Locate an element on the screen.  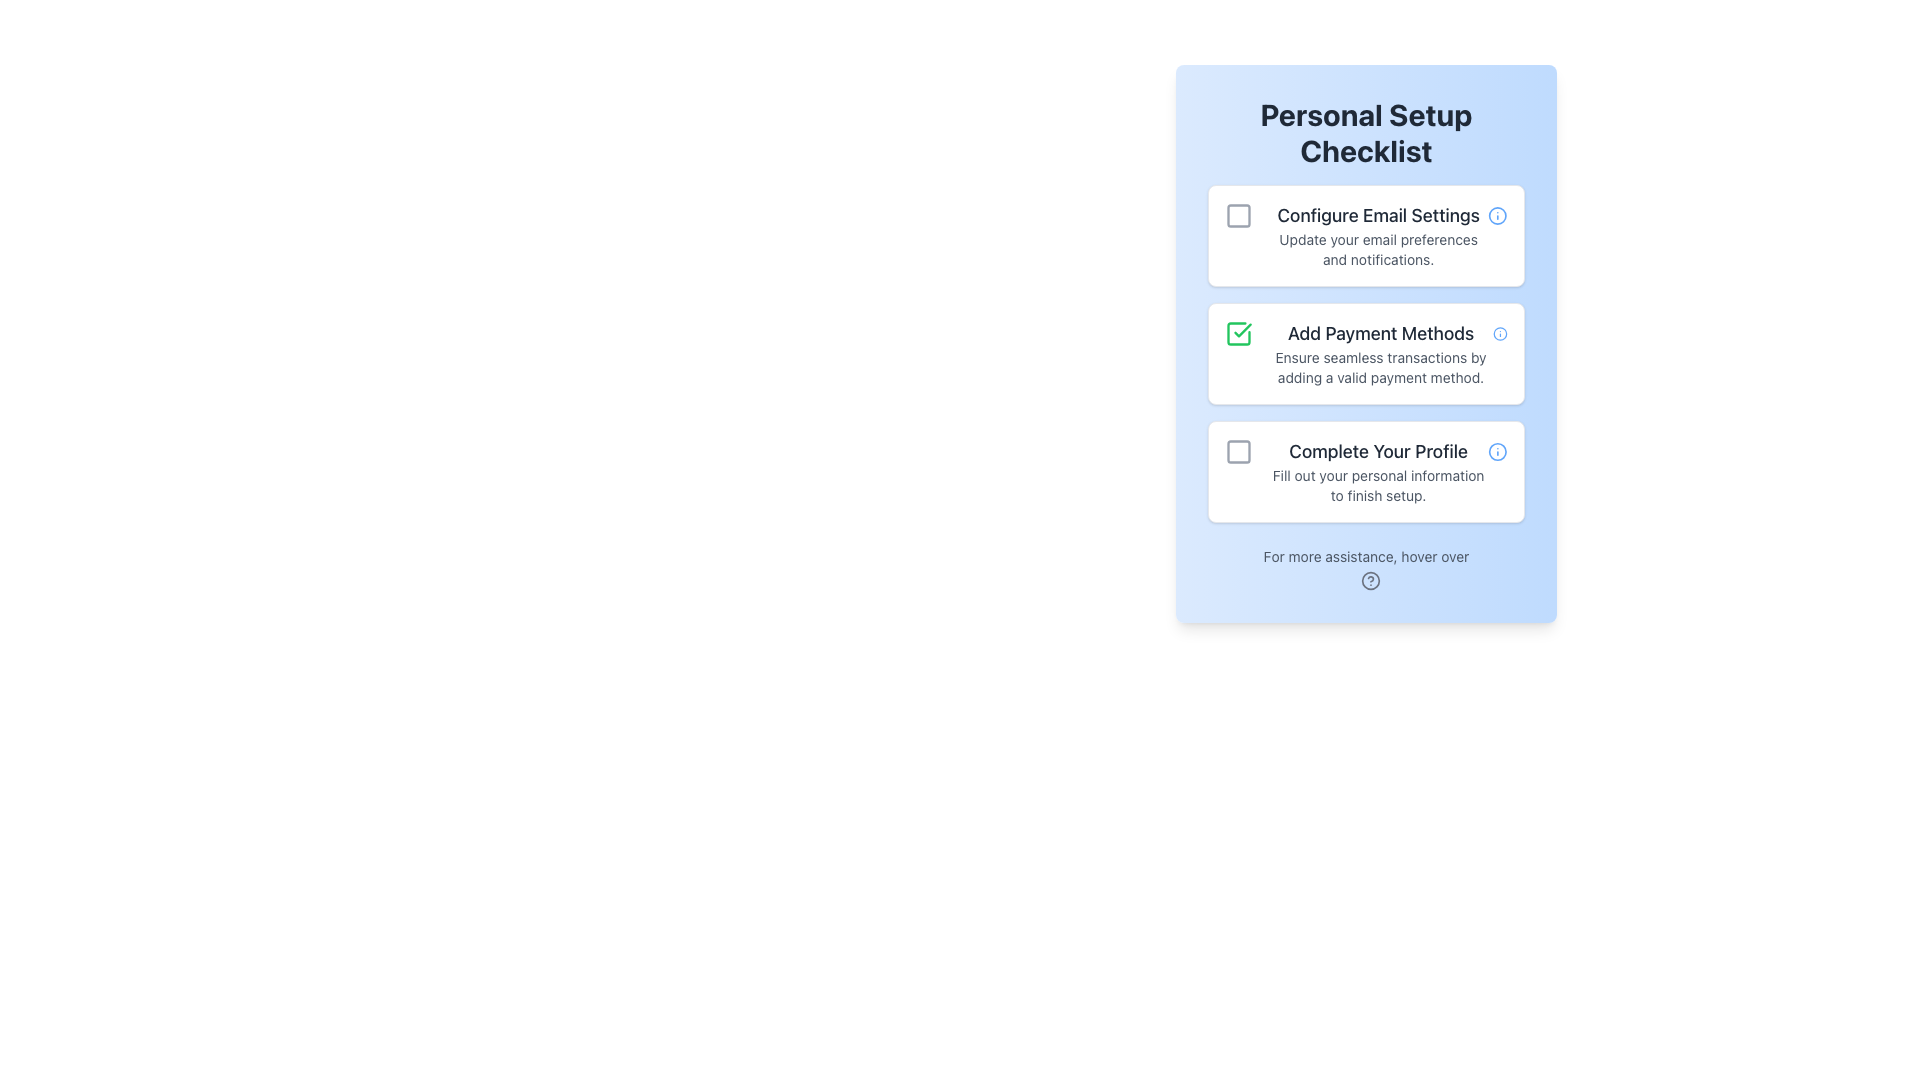
text from the 'Complete Your Profile' banner, which is the third item in a checklist on a blue background, providing guidance for filling out personal information is located at coordinates (1377, 471).